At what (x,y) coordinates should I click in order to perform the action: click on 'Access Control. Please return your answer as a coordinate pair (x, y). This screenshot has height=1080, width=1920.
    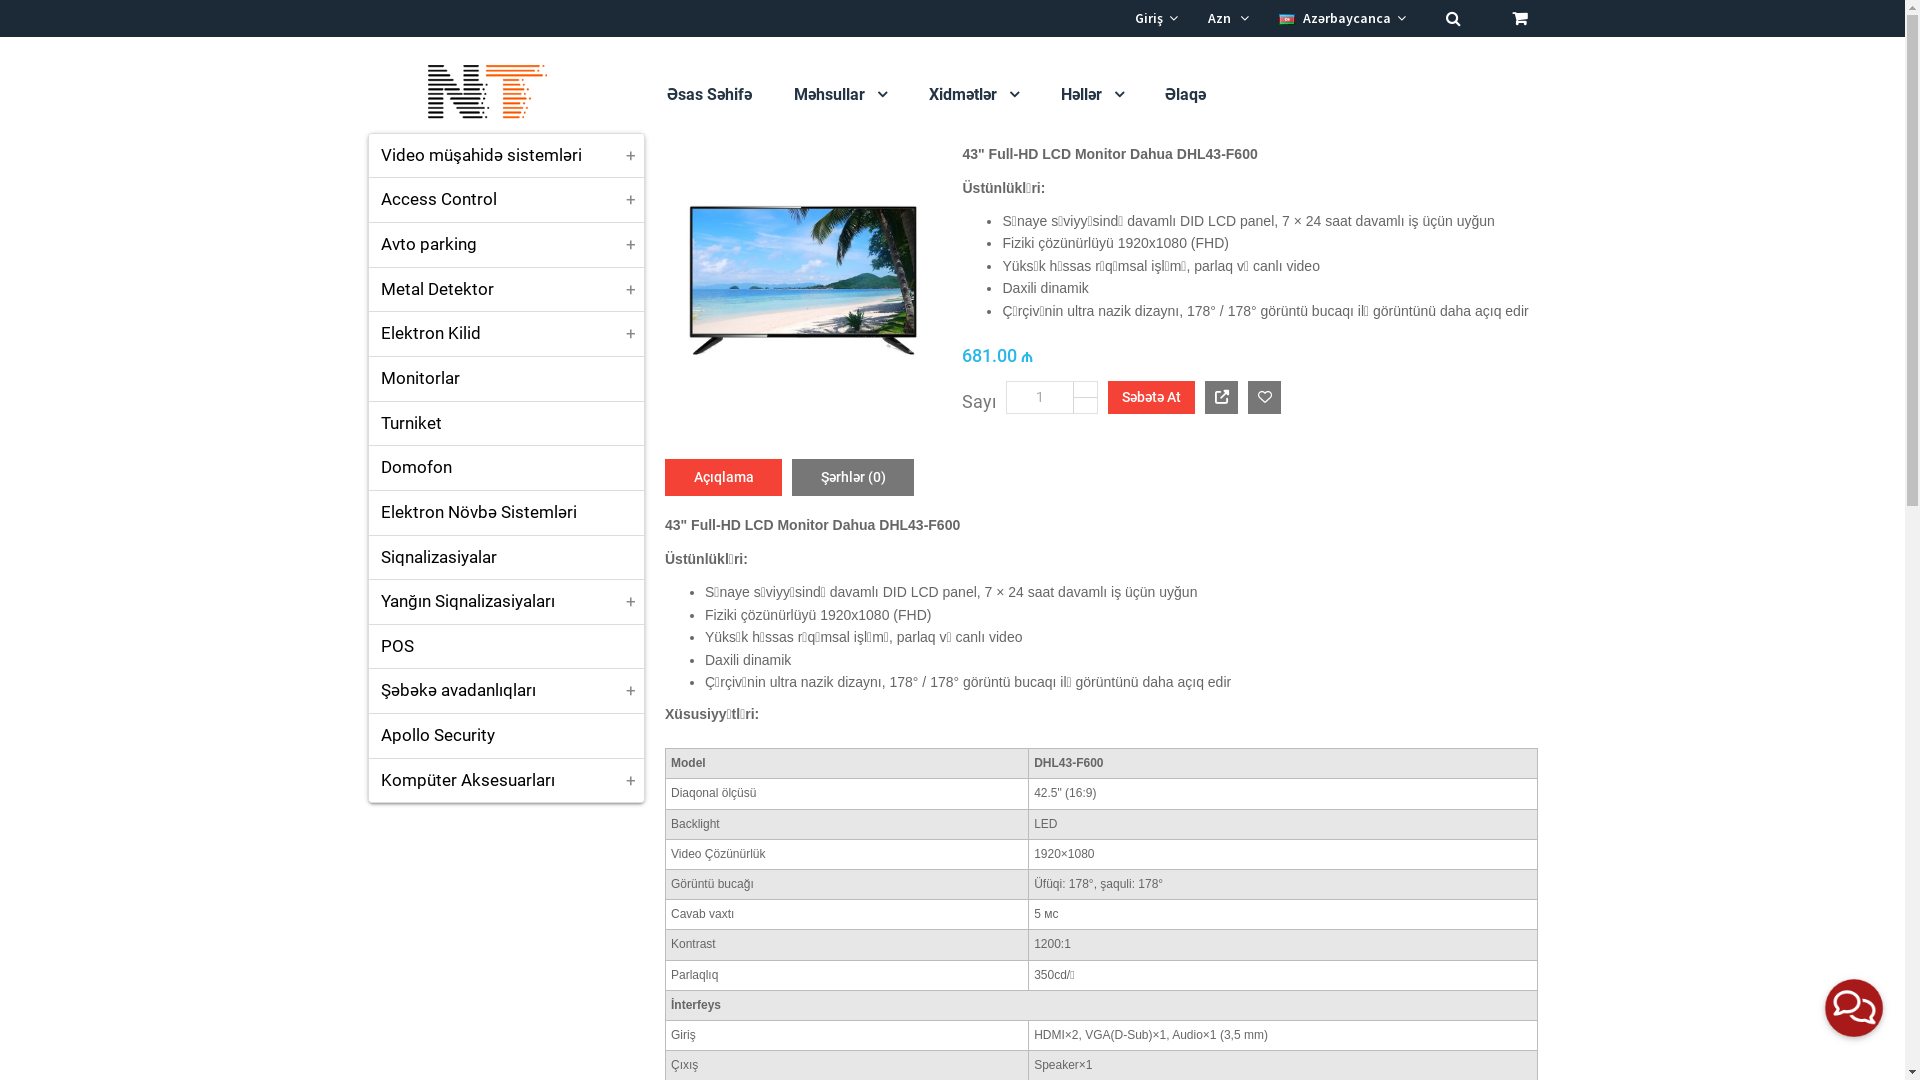
    Looking at the image, I should click on (505, 200).